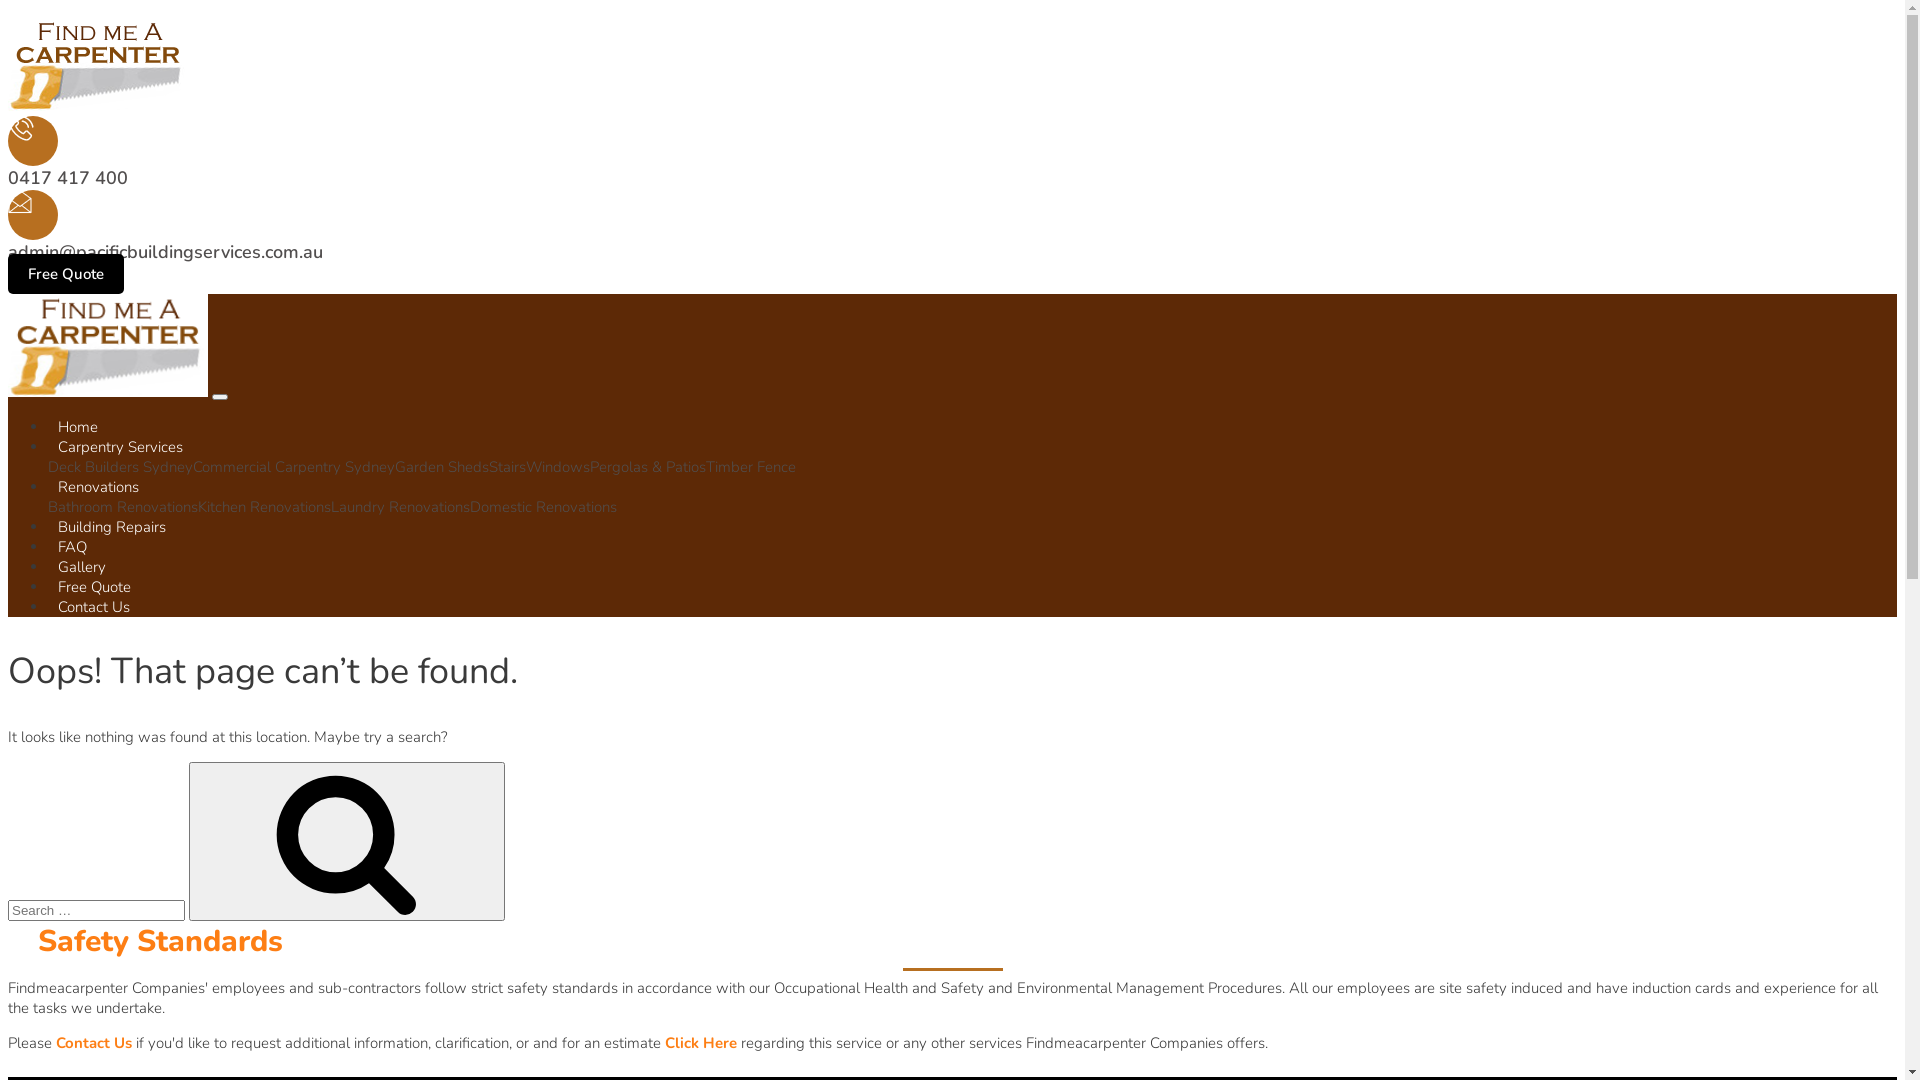 The height and width of the screenshot is (1080, 1920). What do you see at coordinates (263, 505) in the screenshot?
I see `'Kitchen Renovations'` at bounding box center [263, 505].